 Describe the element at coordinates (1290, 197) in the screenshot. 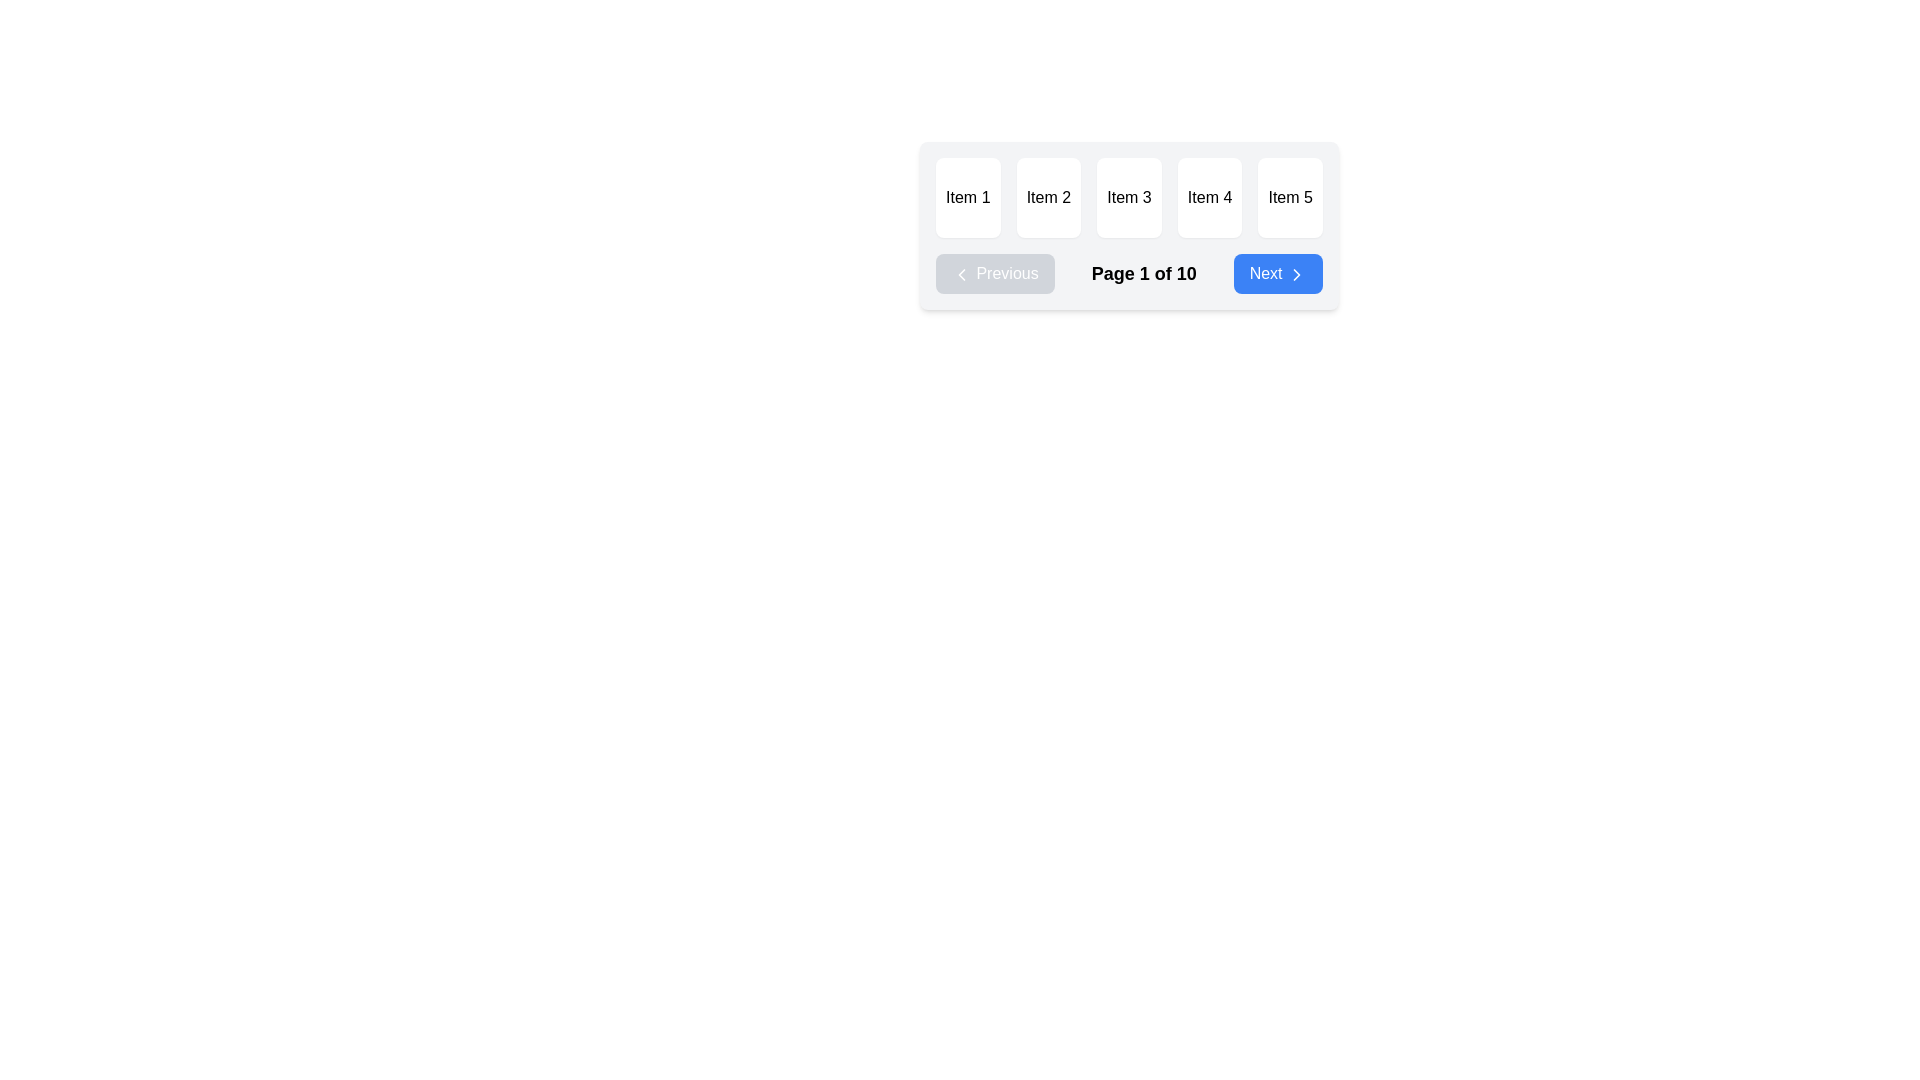

I see `the static label or text box displaying 'Item 5', located at the far-right end of a horizontally aligned grid, just before the 'Next' button` at that location.